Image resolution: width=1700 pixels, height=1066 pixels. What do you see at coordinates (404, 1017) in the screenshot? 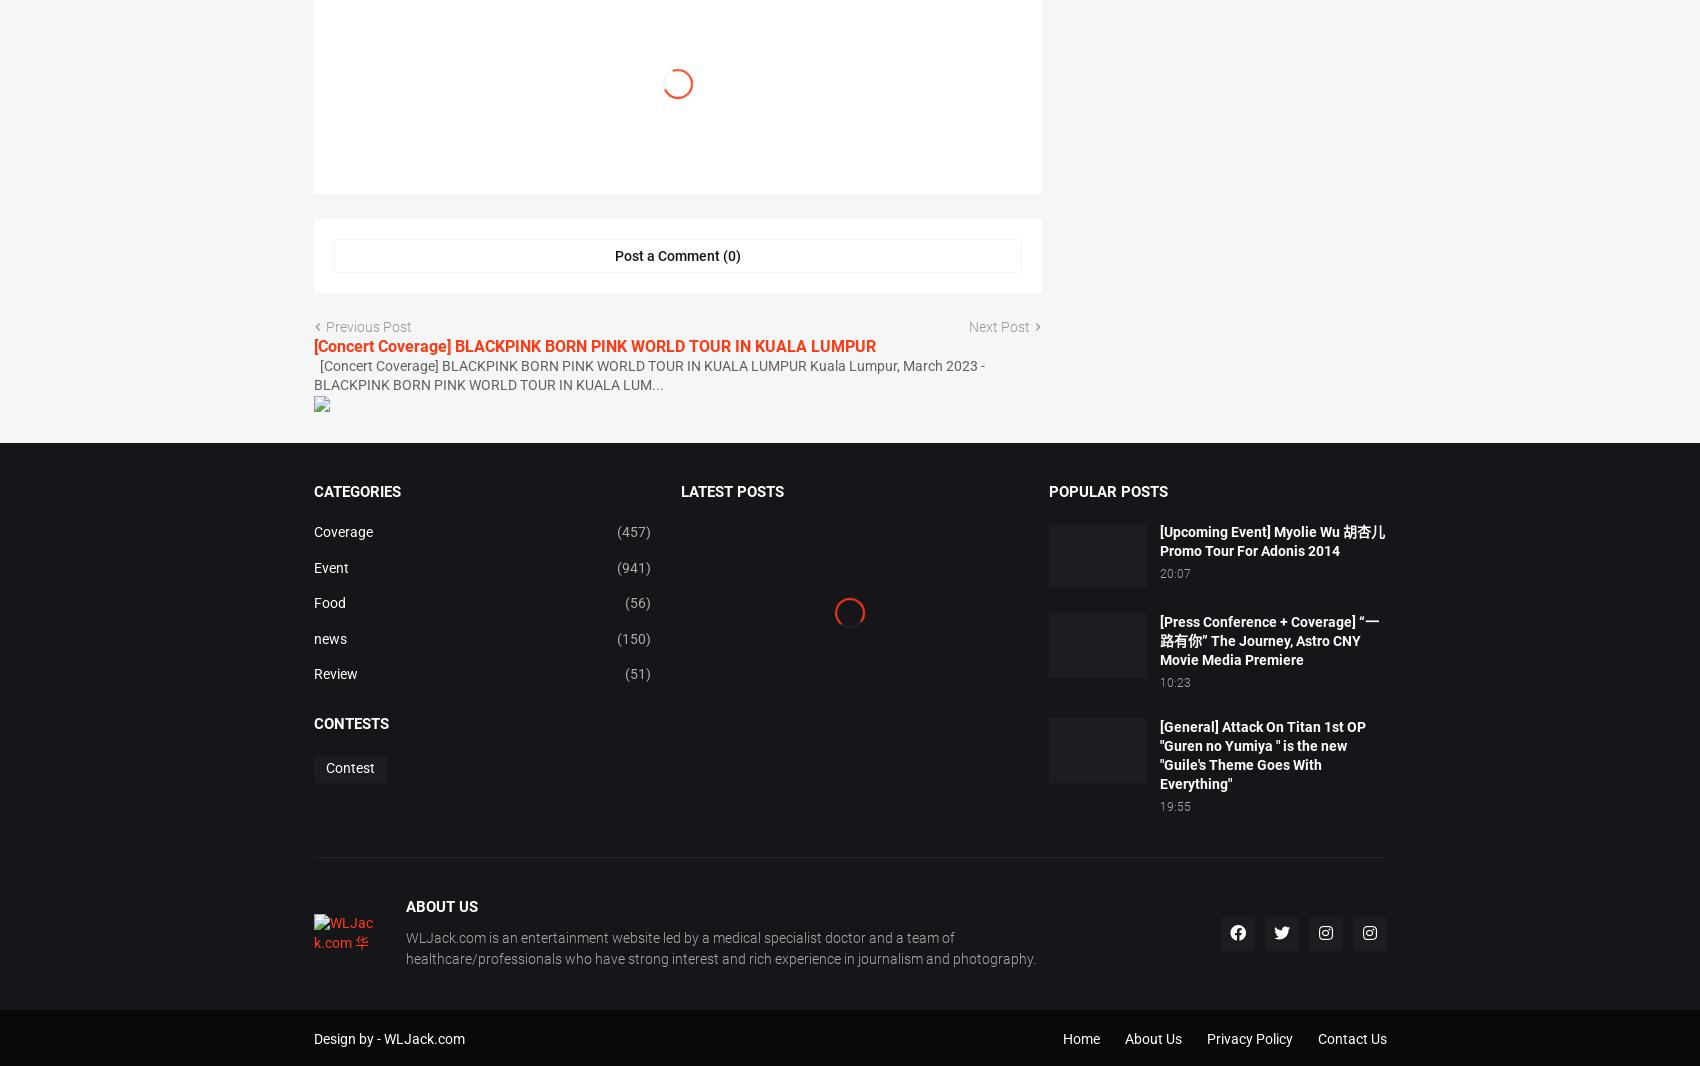
I see `'WLJack.com is an entertainment website led by a medical specialist doctor and a team of healthcare/professionals who have strong interest and rich experience in journalism and photography.'` at bounding box center [404, 1017].